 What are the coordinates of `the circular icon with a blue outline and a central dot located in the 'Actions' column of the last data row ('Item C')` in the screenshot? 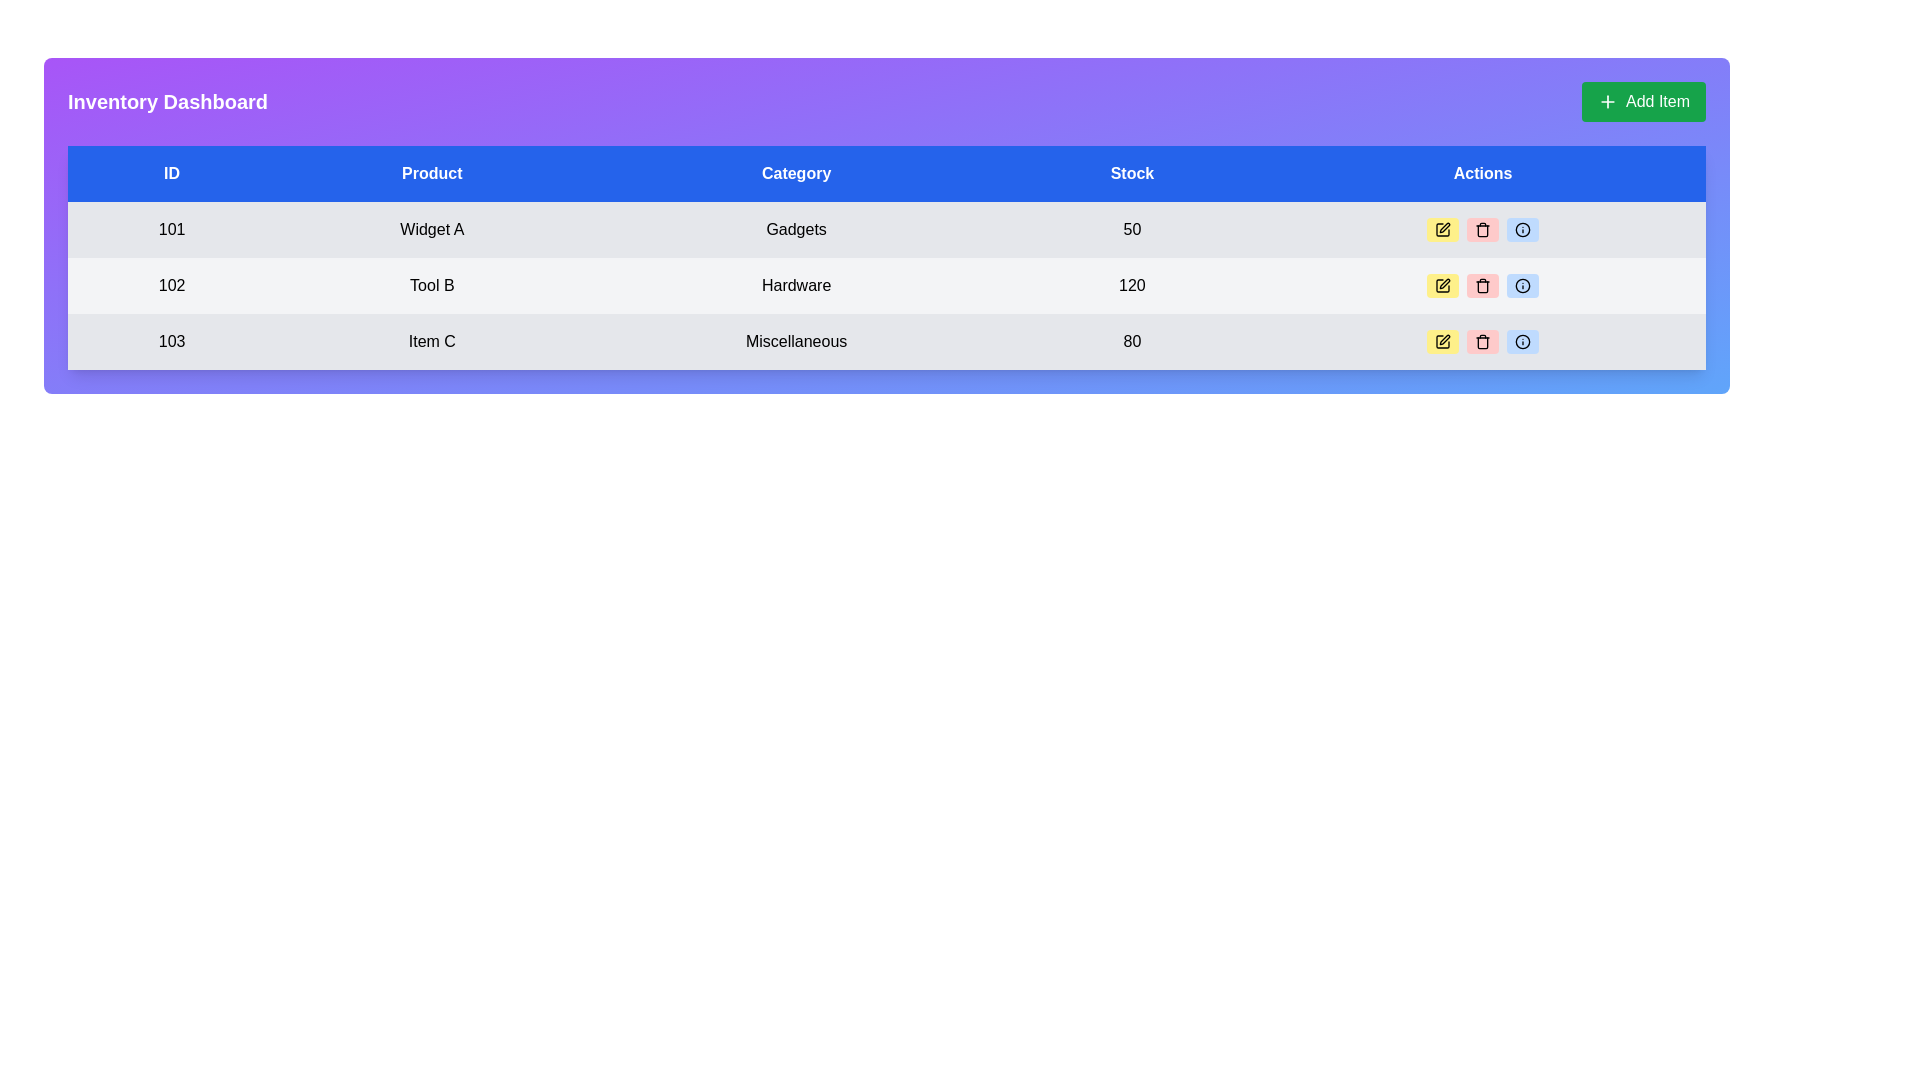 It's located at (1521, 341).